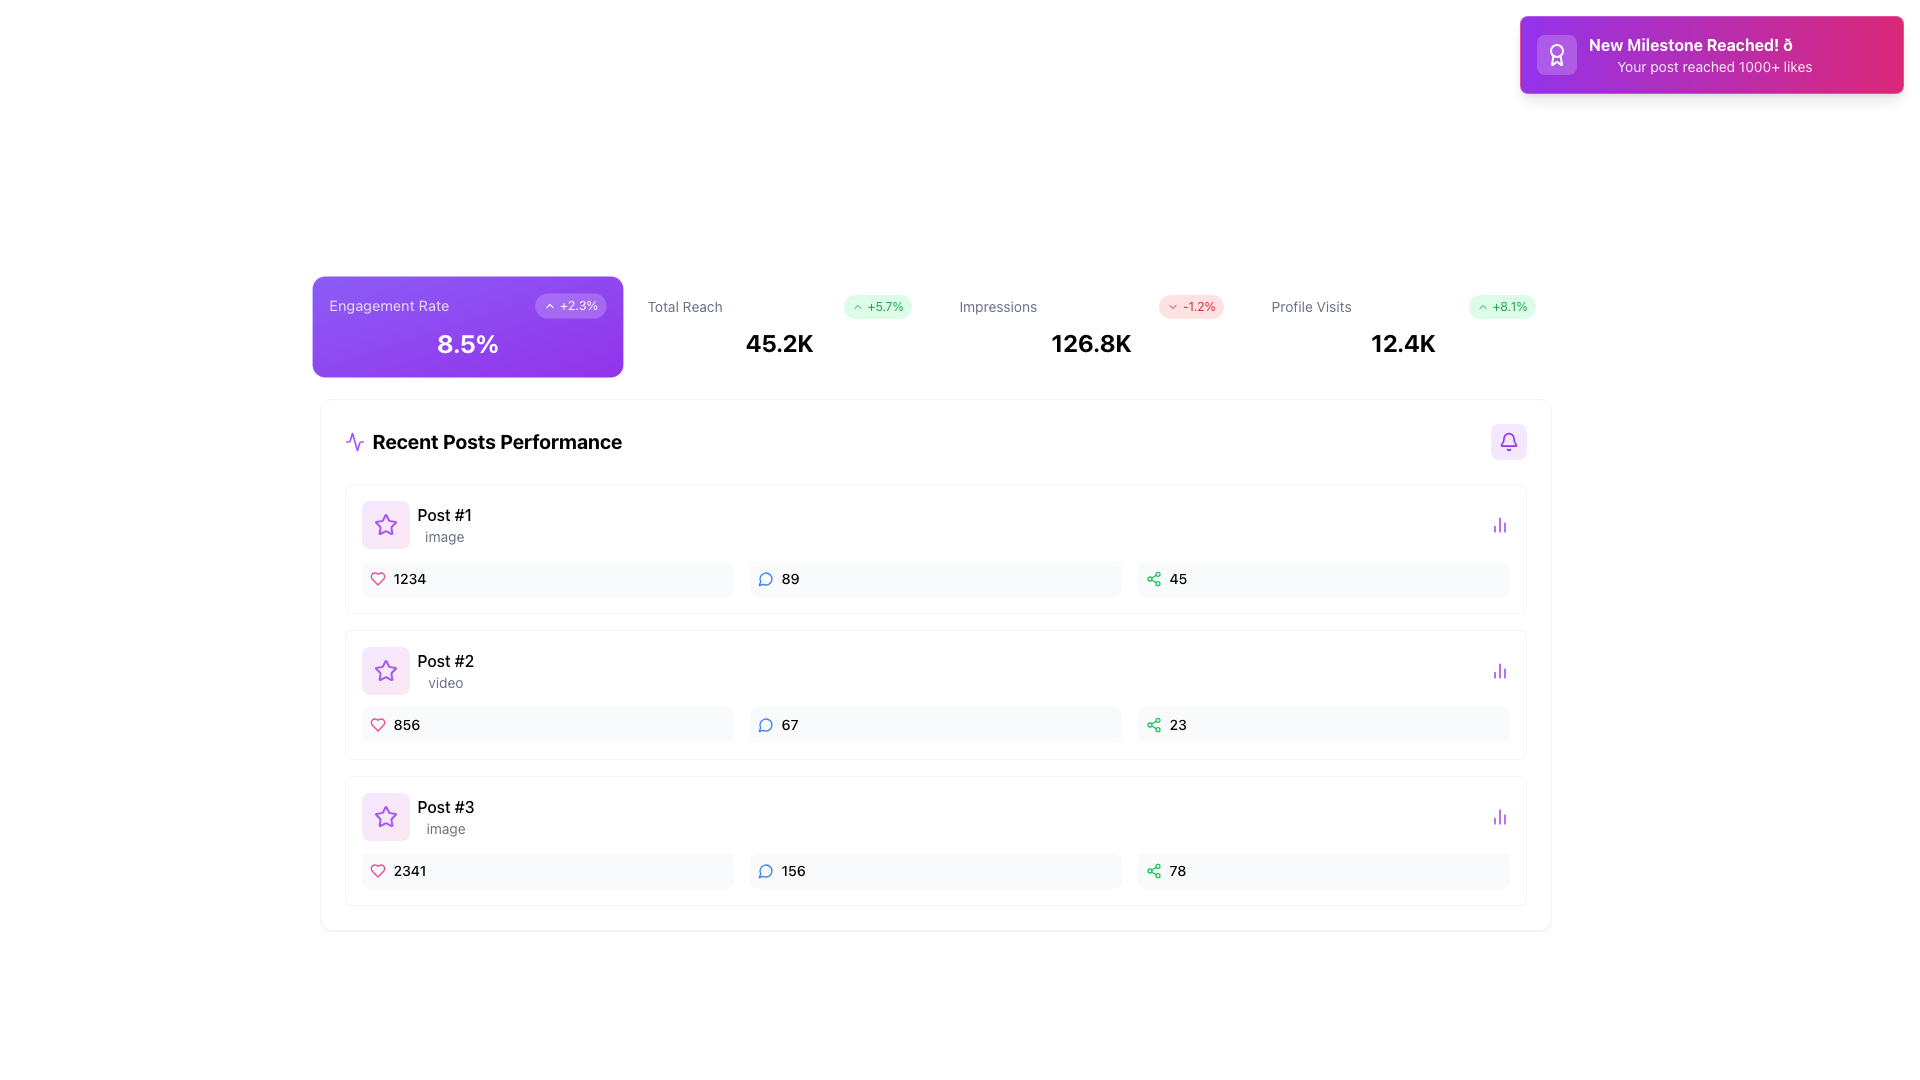  I want to click on the text block displaying 'Post #1' which provides information about an image post, so click(443, 523).